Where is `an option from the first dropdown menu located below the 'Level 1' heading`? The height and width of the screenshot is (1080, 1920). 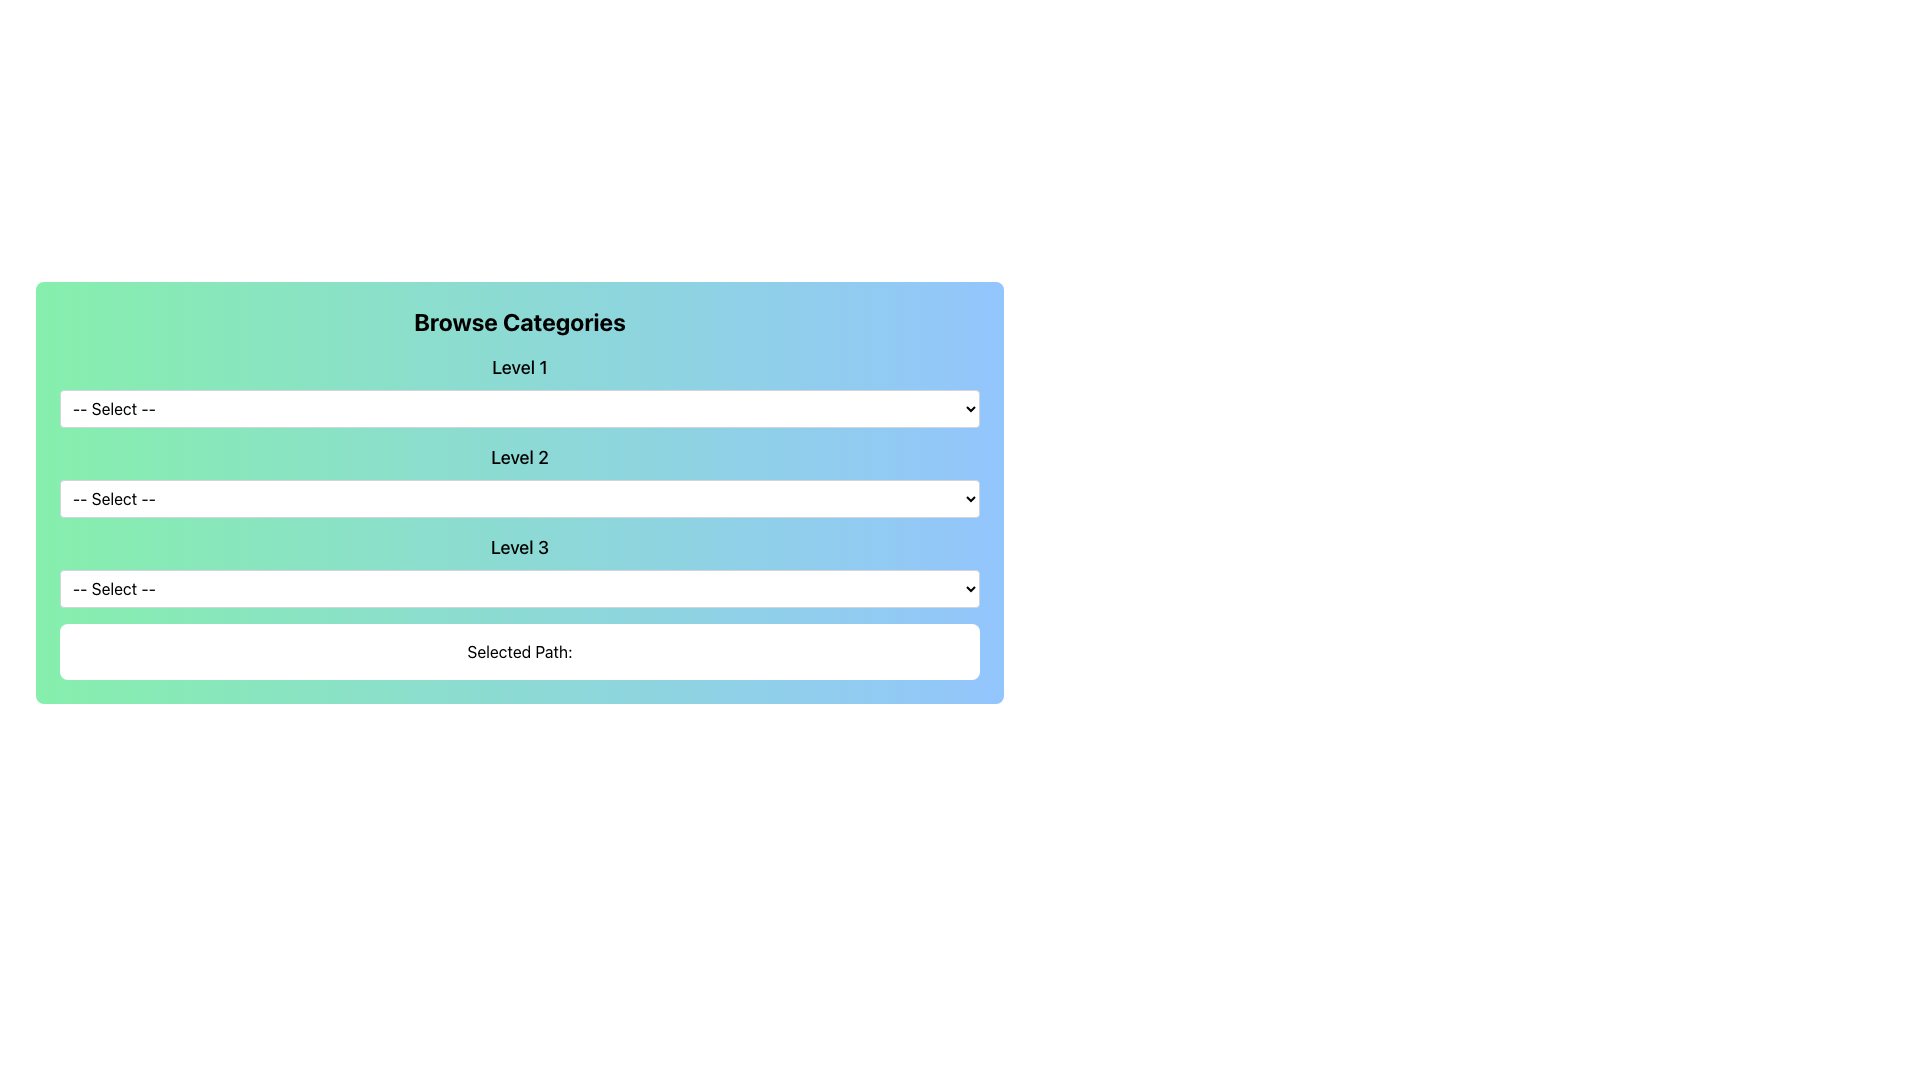
an option from the first dropdown menu located below the 'Level 1' heading is located at coordinates (519, 407).